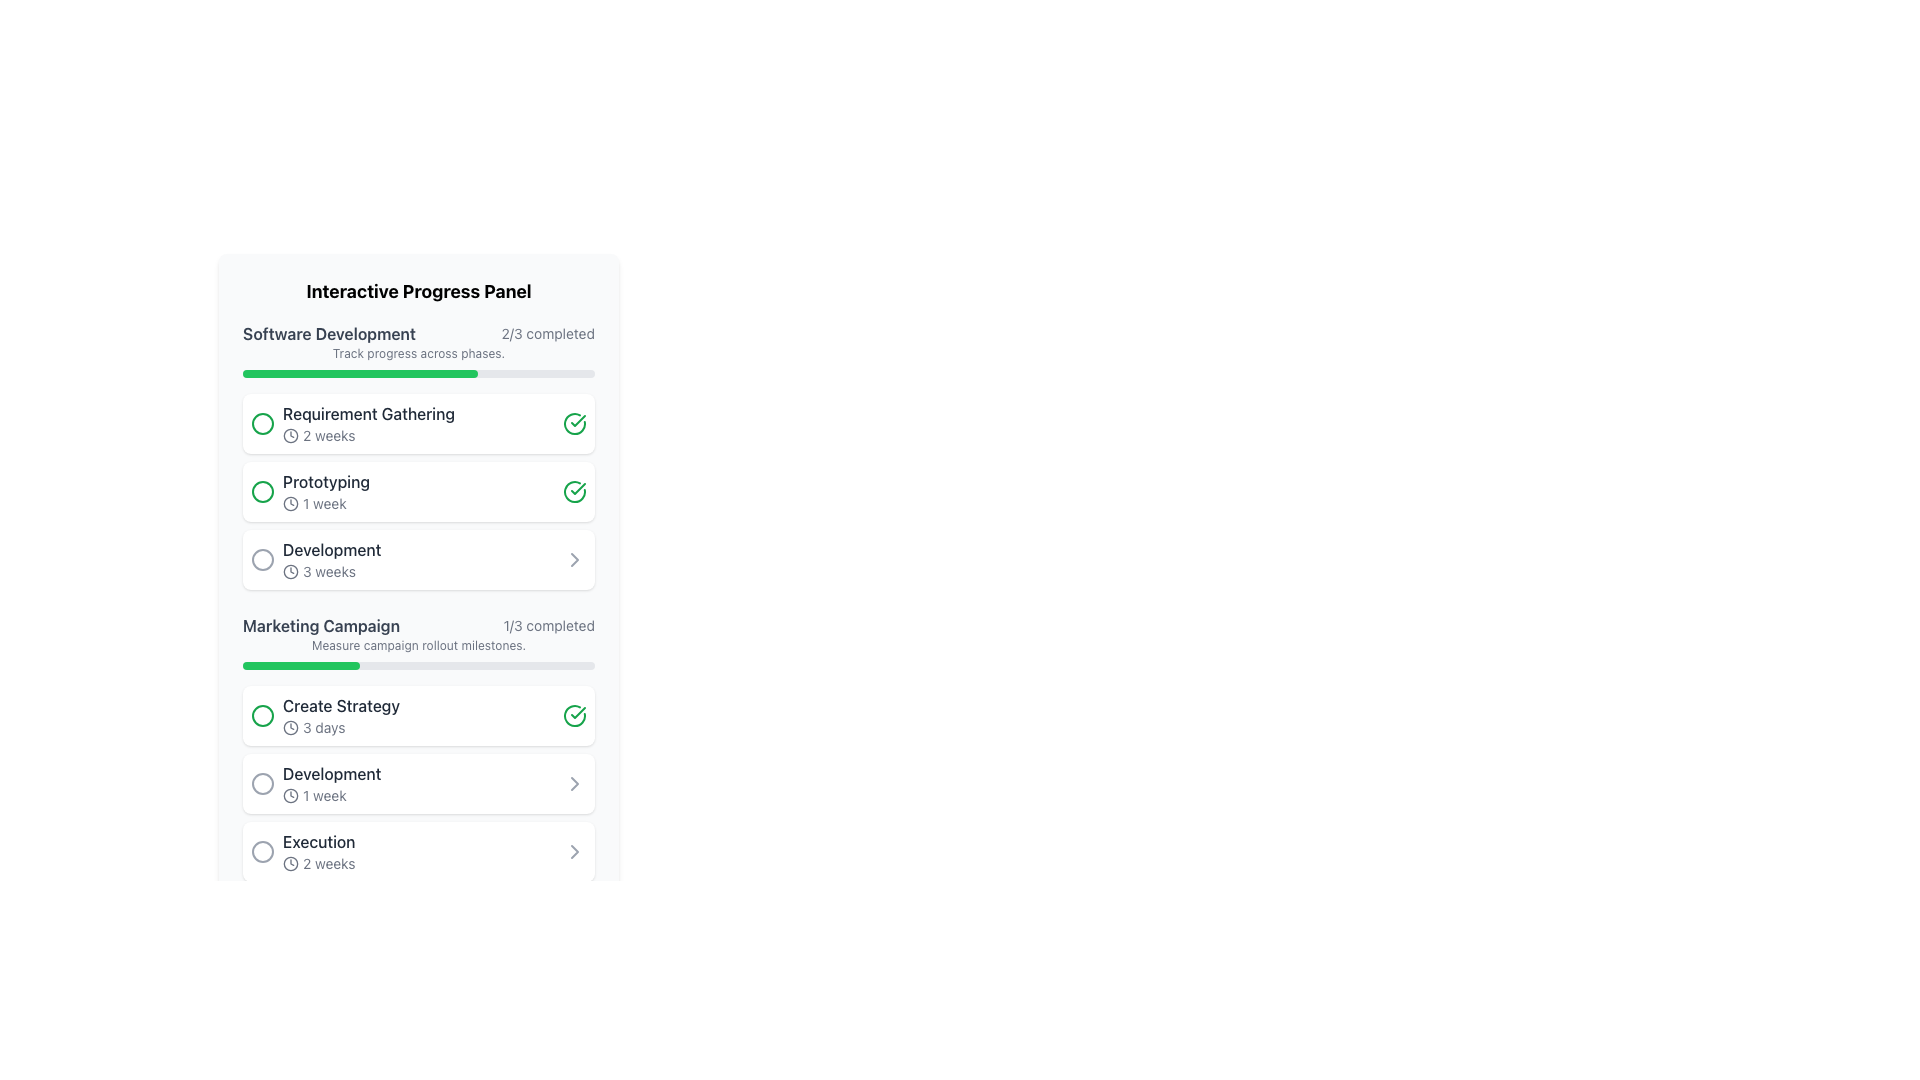 The height and width of the screenshot is (1080, 1920). I want to click on the informational text label reading 'Measure campaign rollout milestones.' which is styled in gray and located below the 'Marketing Campaign' title and progress bar, so click(417, 645).